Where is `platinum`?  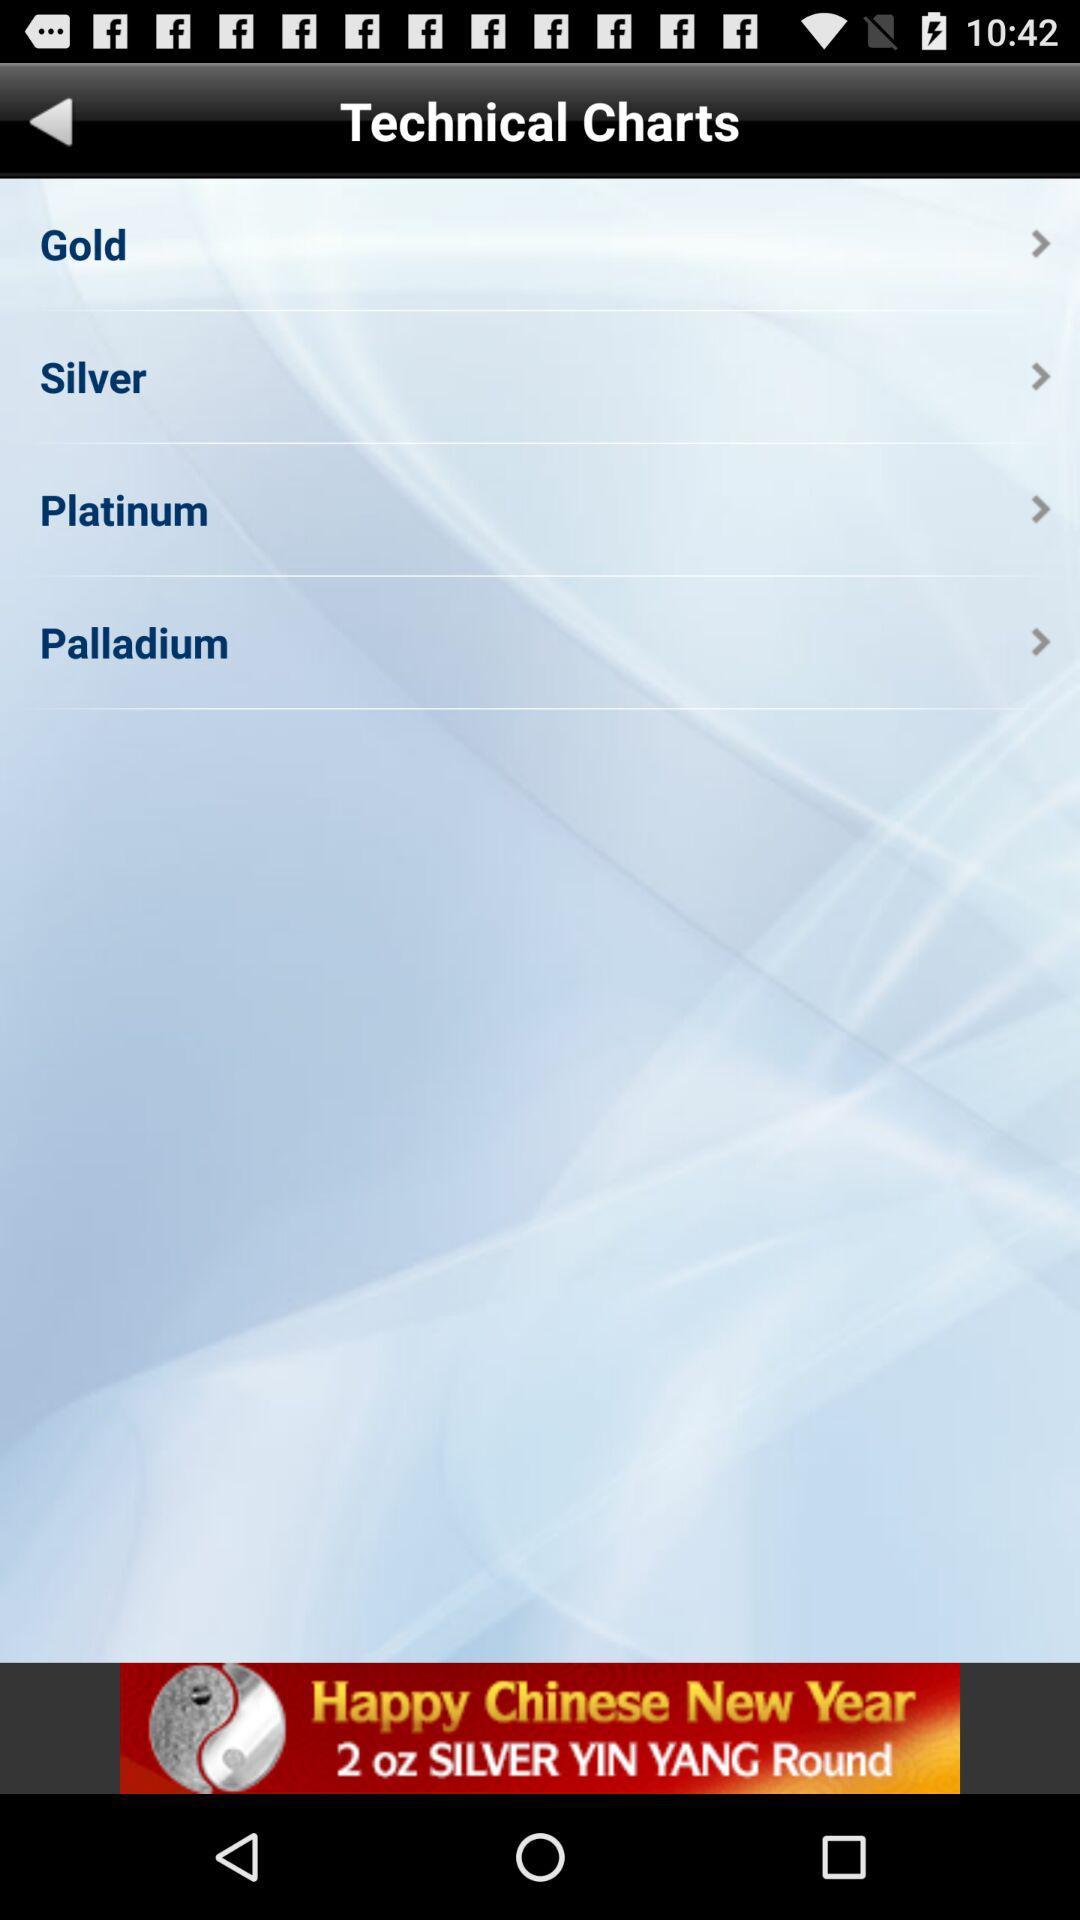 platinum is located at coordinates (124, 509).